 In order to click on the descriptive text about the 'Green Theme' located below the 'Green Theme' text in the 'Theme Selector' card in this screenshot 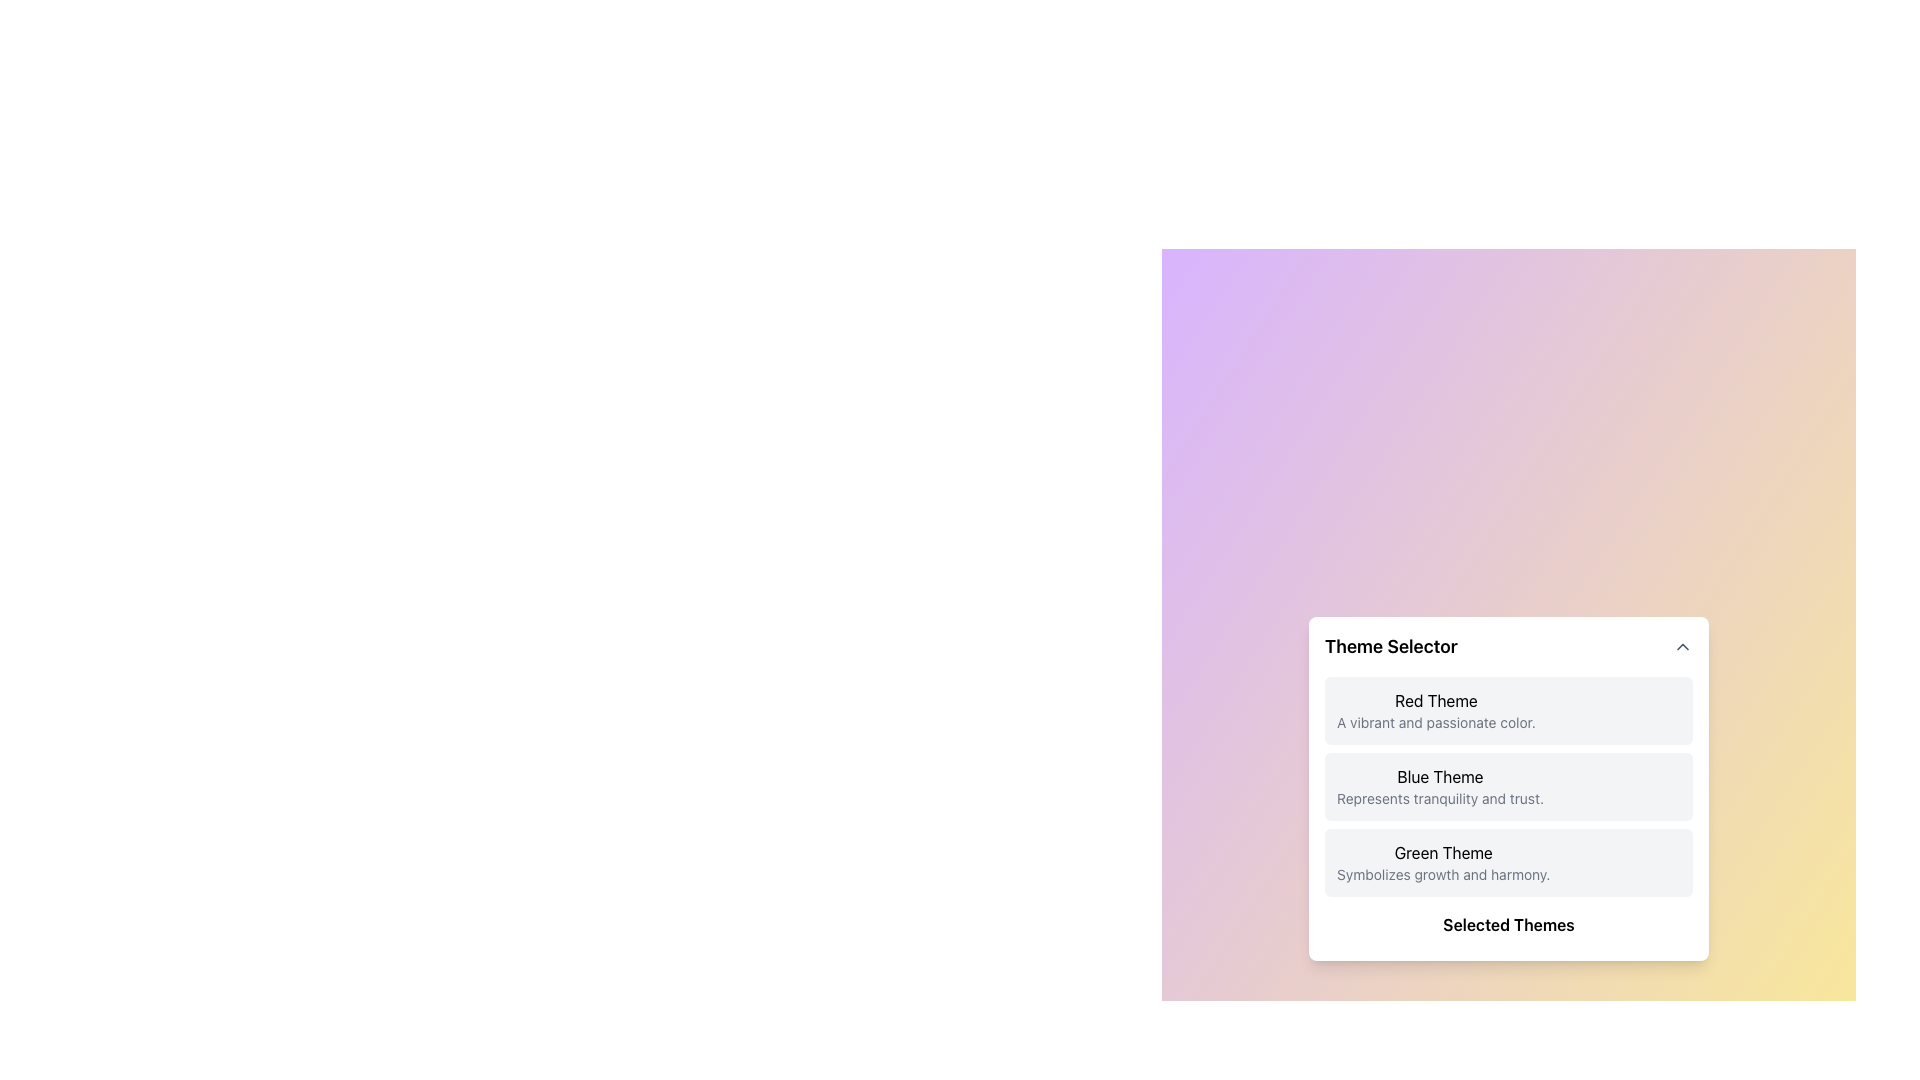, I will do `click(1443, 874)`.